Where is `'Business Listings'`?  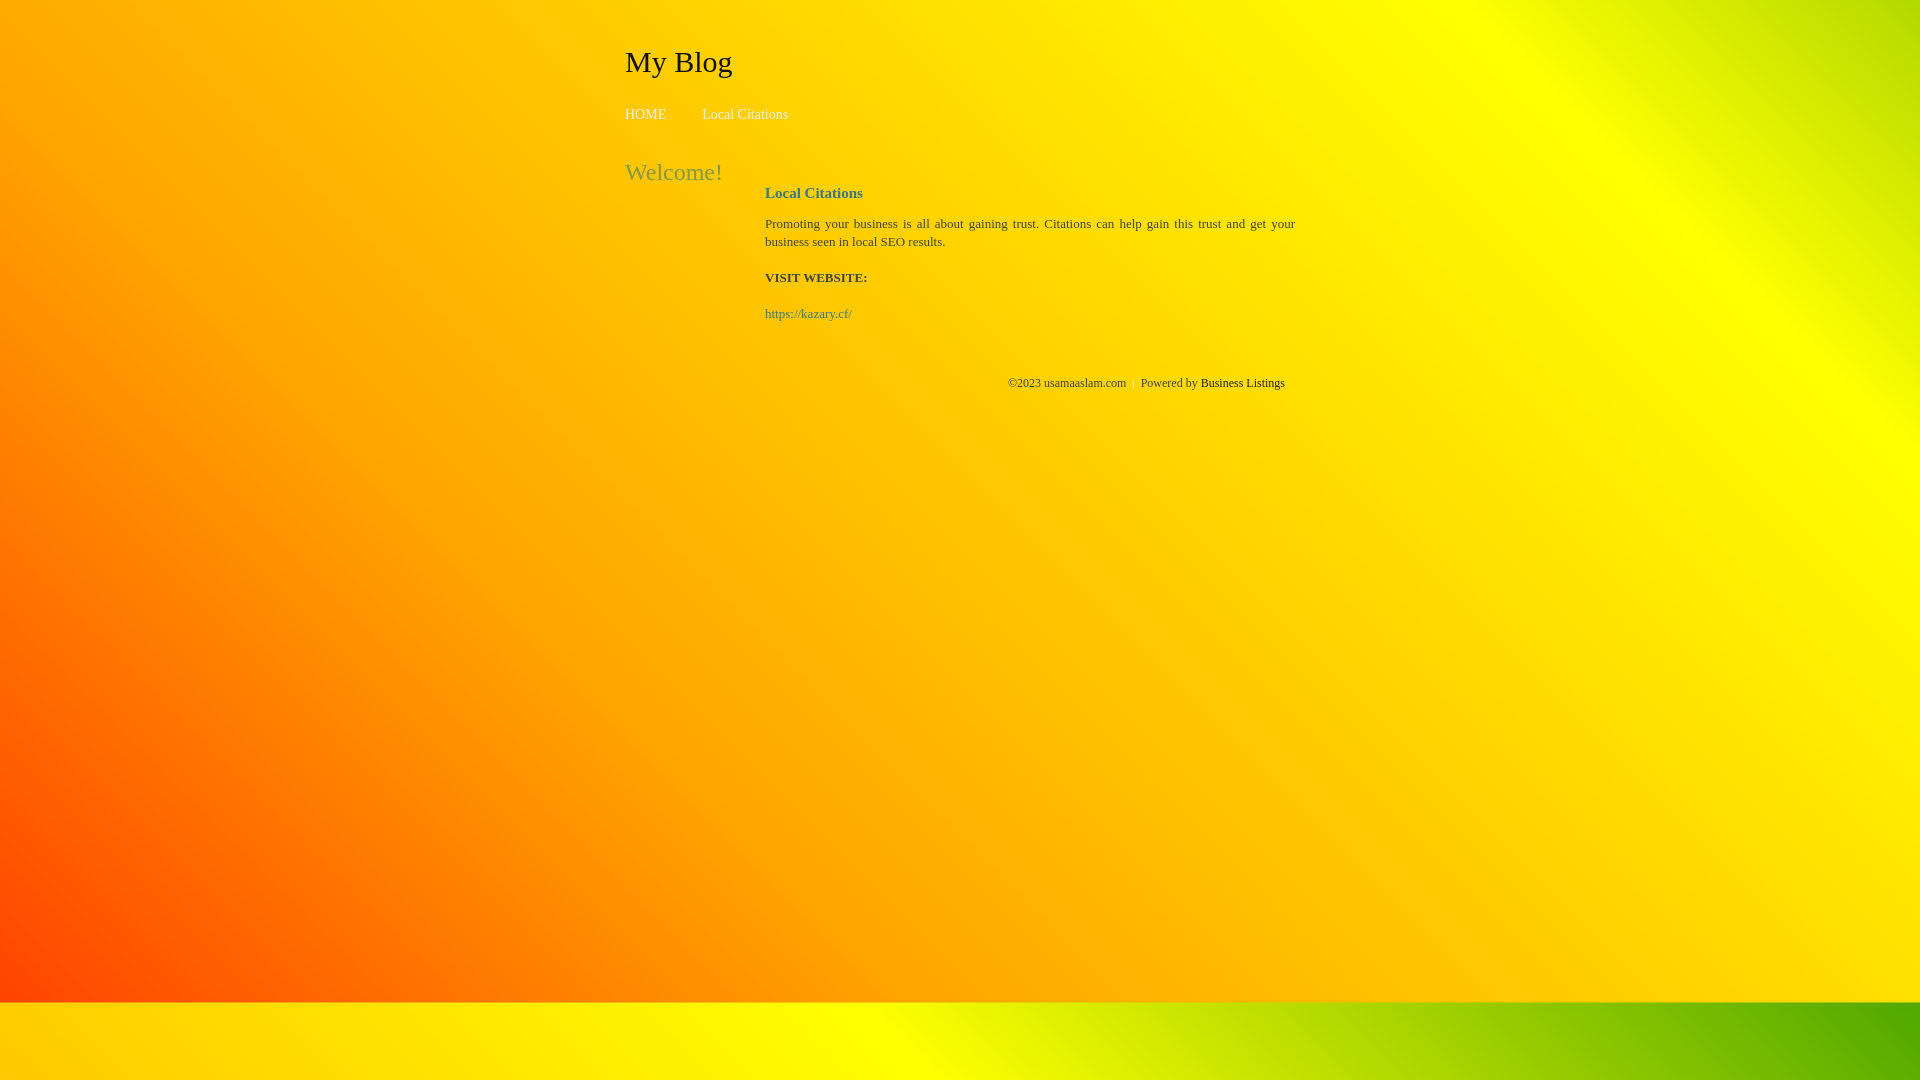 'Business Listings' is located at coordinates (1242, 382).